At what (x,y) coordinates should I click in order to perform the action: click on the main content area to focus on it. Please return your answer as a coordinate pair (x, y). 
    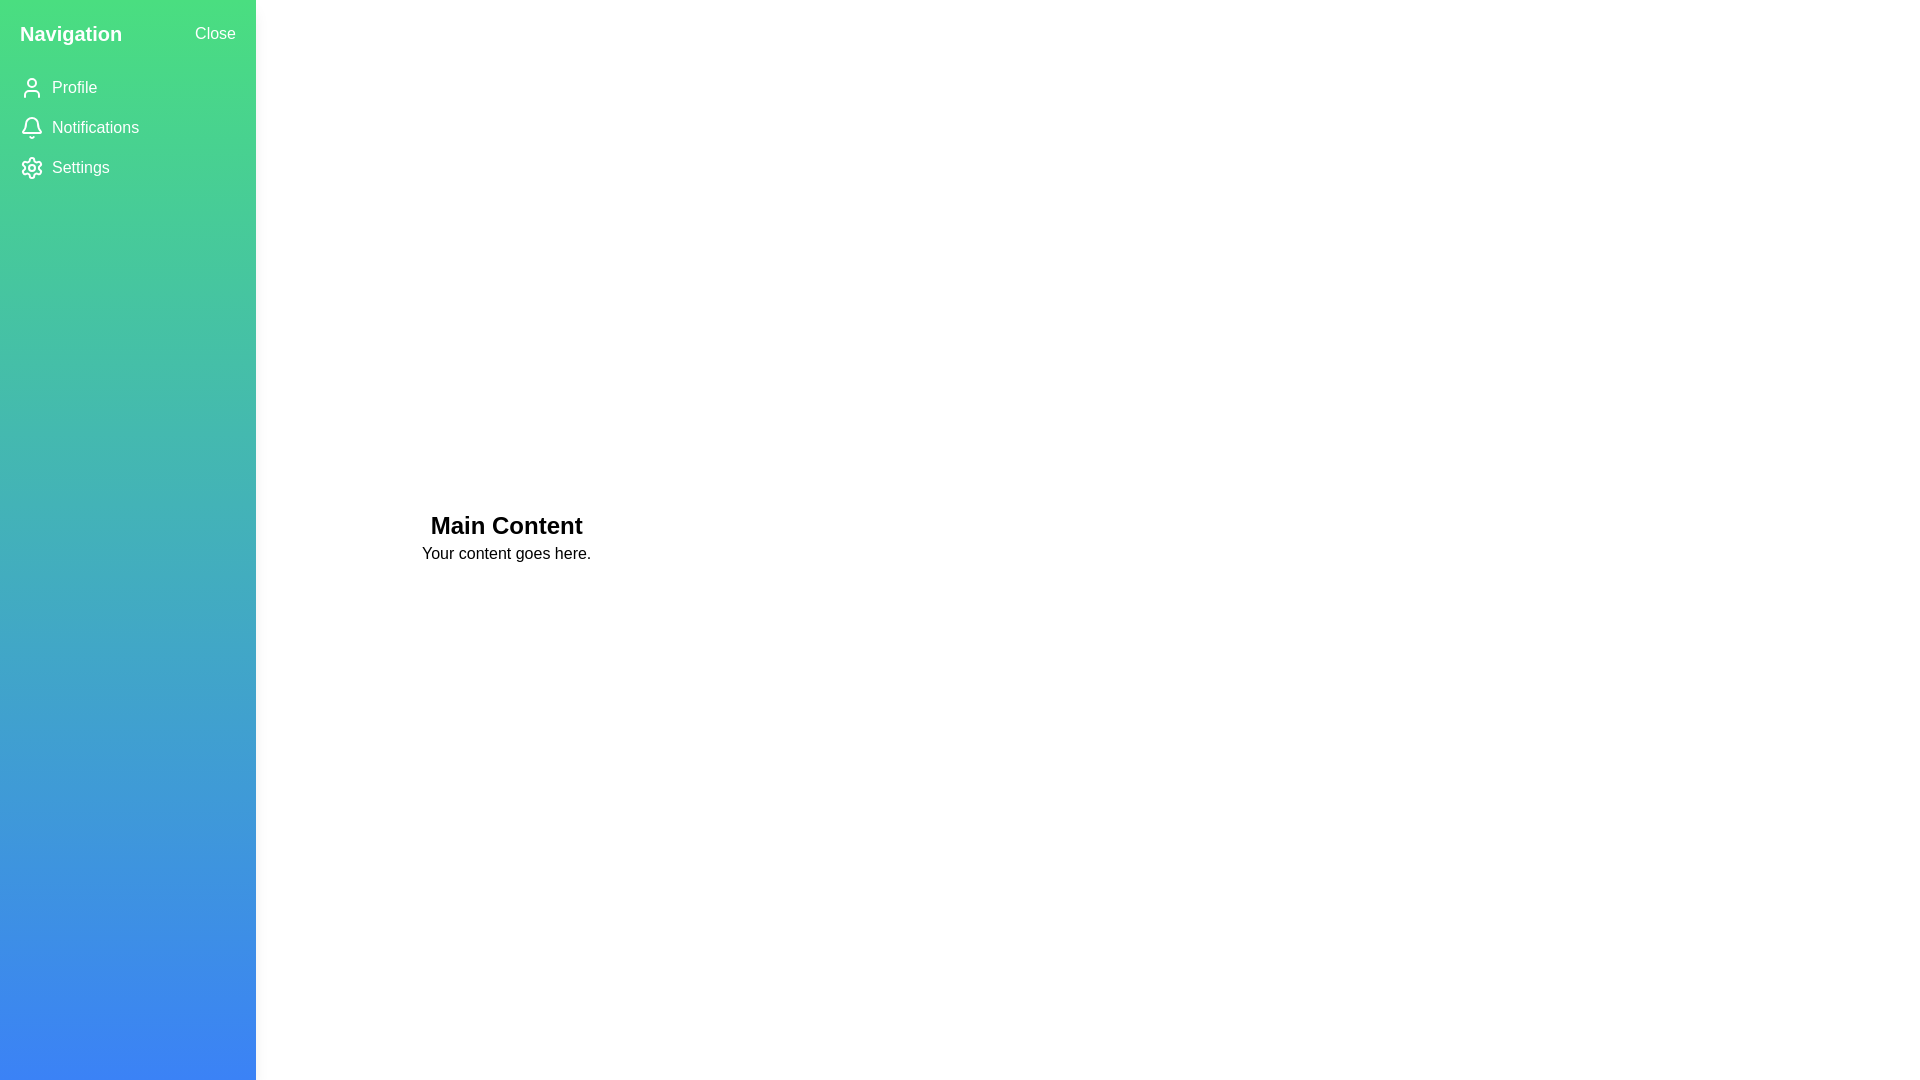
    Looking at the image, I should click on (505, 536).